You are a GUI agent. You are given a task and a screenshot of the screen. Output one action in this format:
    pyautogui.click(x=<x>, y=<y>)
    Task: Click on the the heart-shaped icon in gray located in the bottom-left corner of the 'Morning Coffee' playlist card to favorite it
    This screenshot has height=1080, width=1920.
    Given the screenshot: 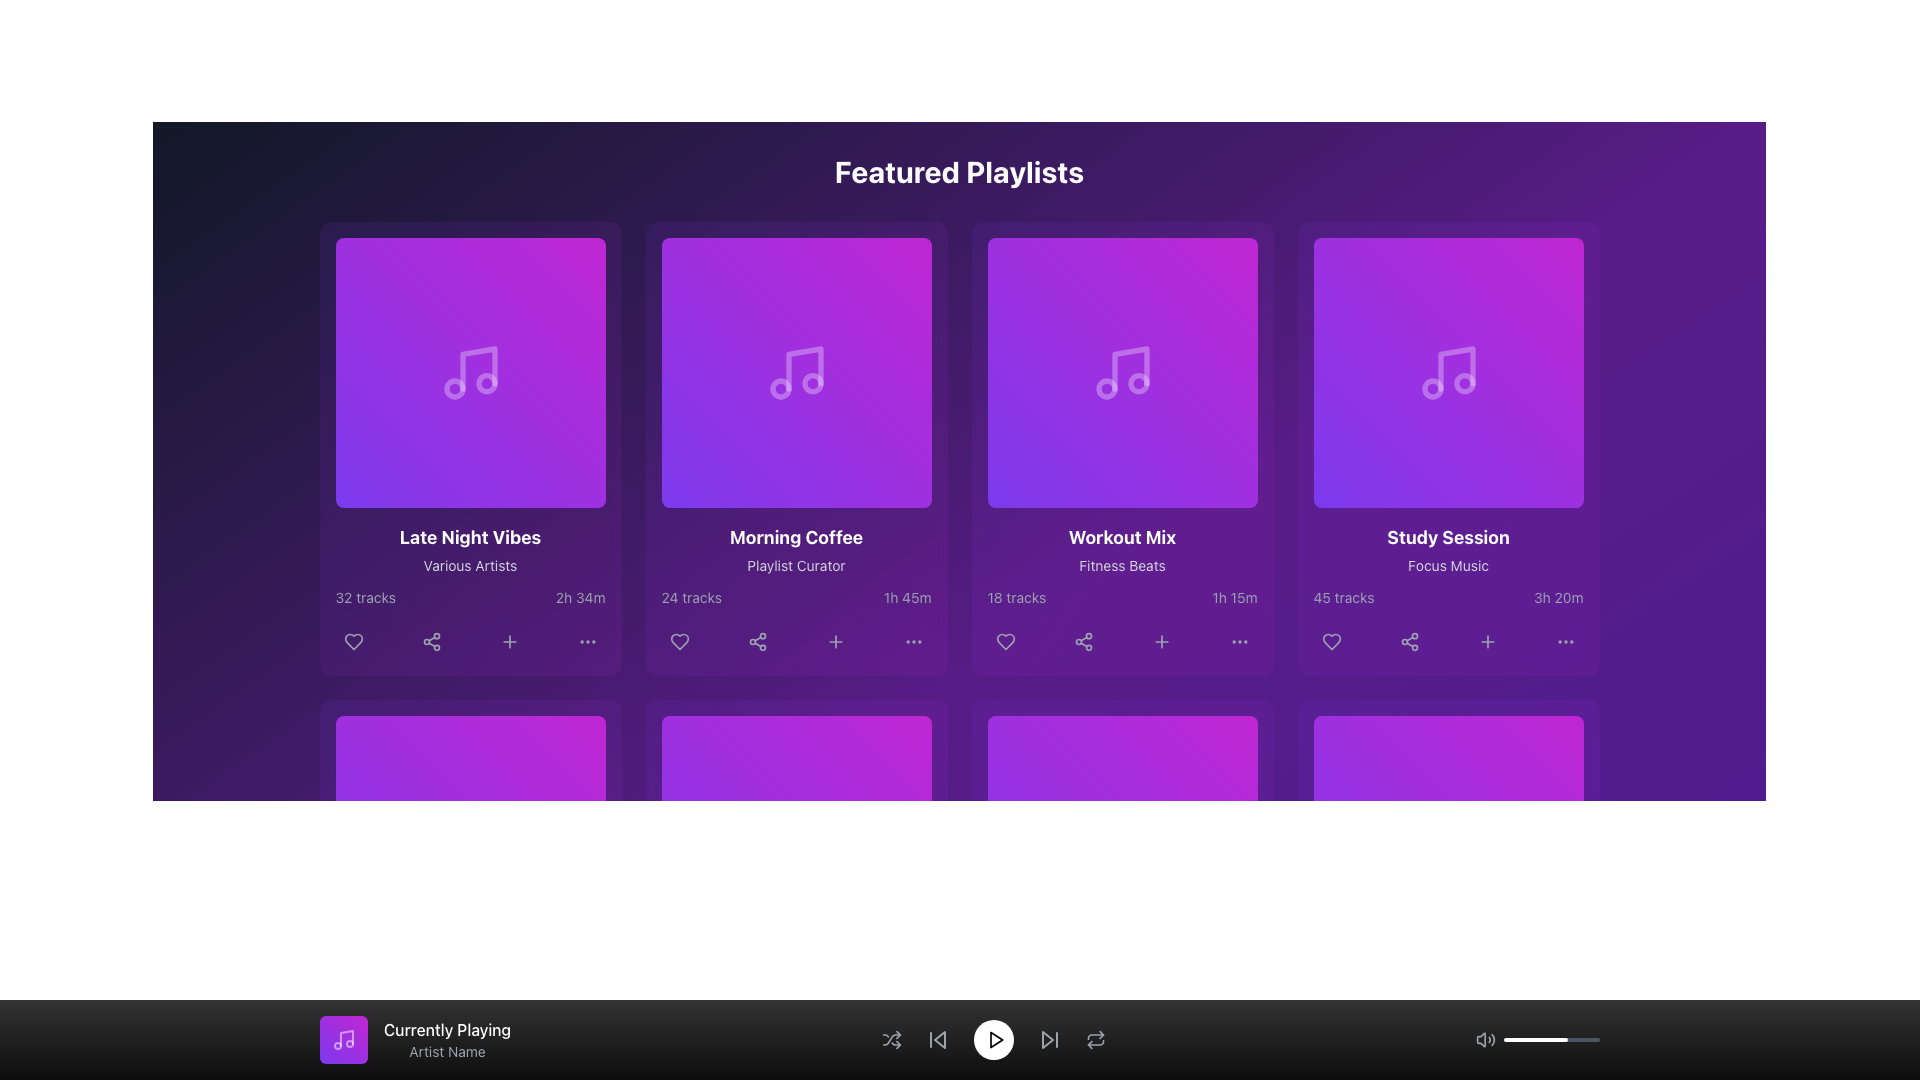 What is the action you would take?
    pyautogui.click(x=679, y=641)
    